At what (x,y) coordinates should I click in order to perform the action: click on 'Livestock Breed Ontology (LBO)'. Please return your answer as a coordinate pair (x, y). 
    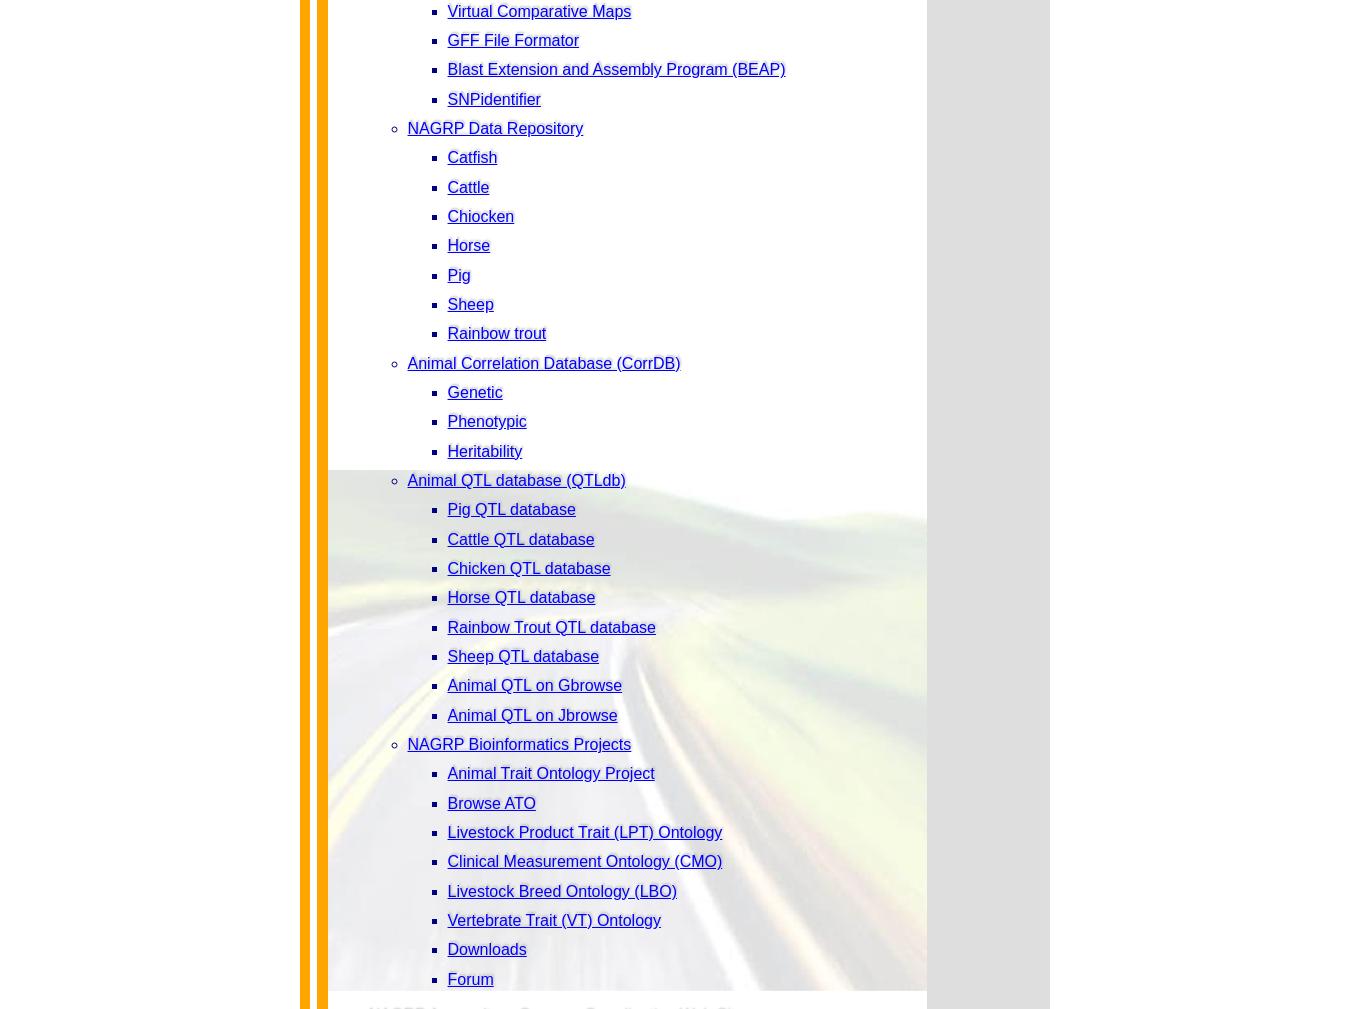
    Looking at the image, I should click on (560, 890).